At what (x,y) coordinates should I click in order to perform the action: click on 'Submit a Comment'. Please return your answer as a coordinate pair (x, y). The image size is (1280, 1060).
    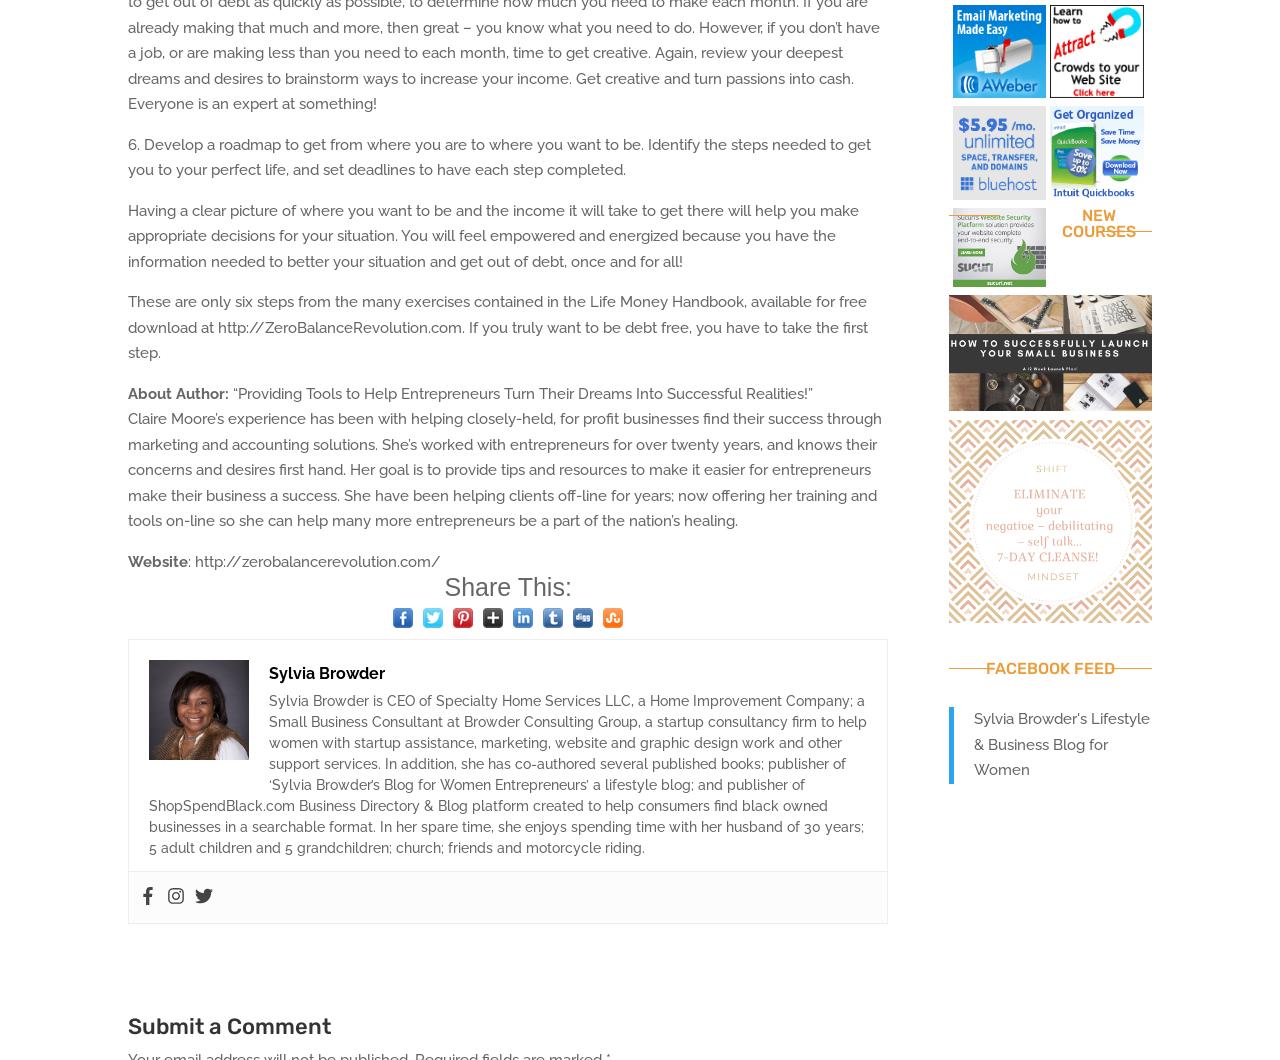
    Looking at the image, I should click on (229, 1025).